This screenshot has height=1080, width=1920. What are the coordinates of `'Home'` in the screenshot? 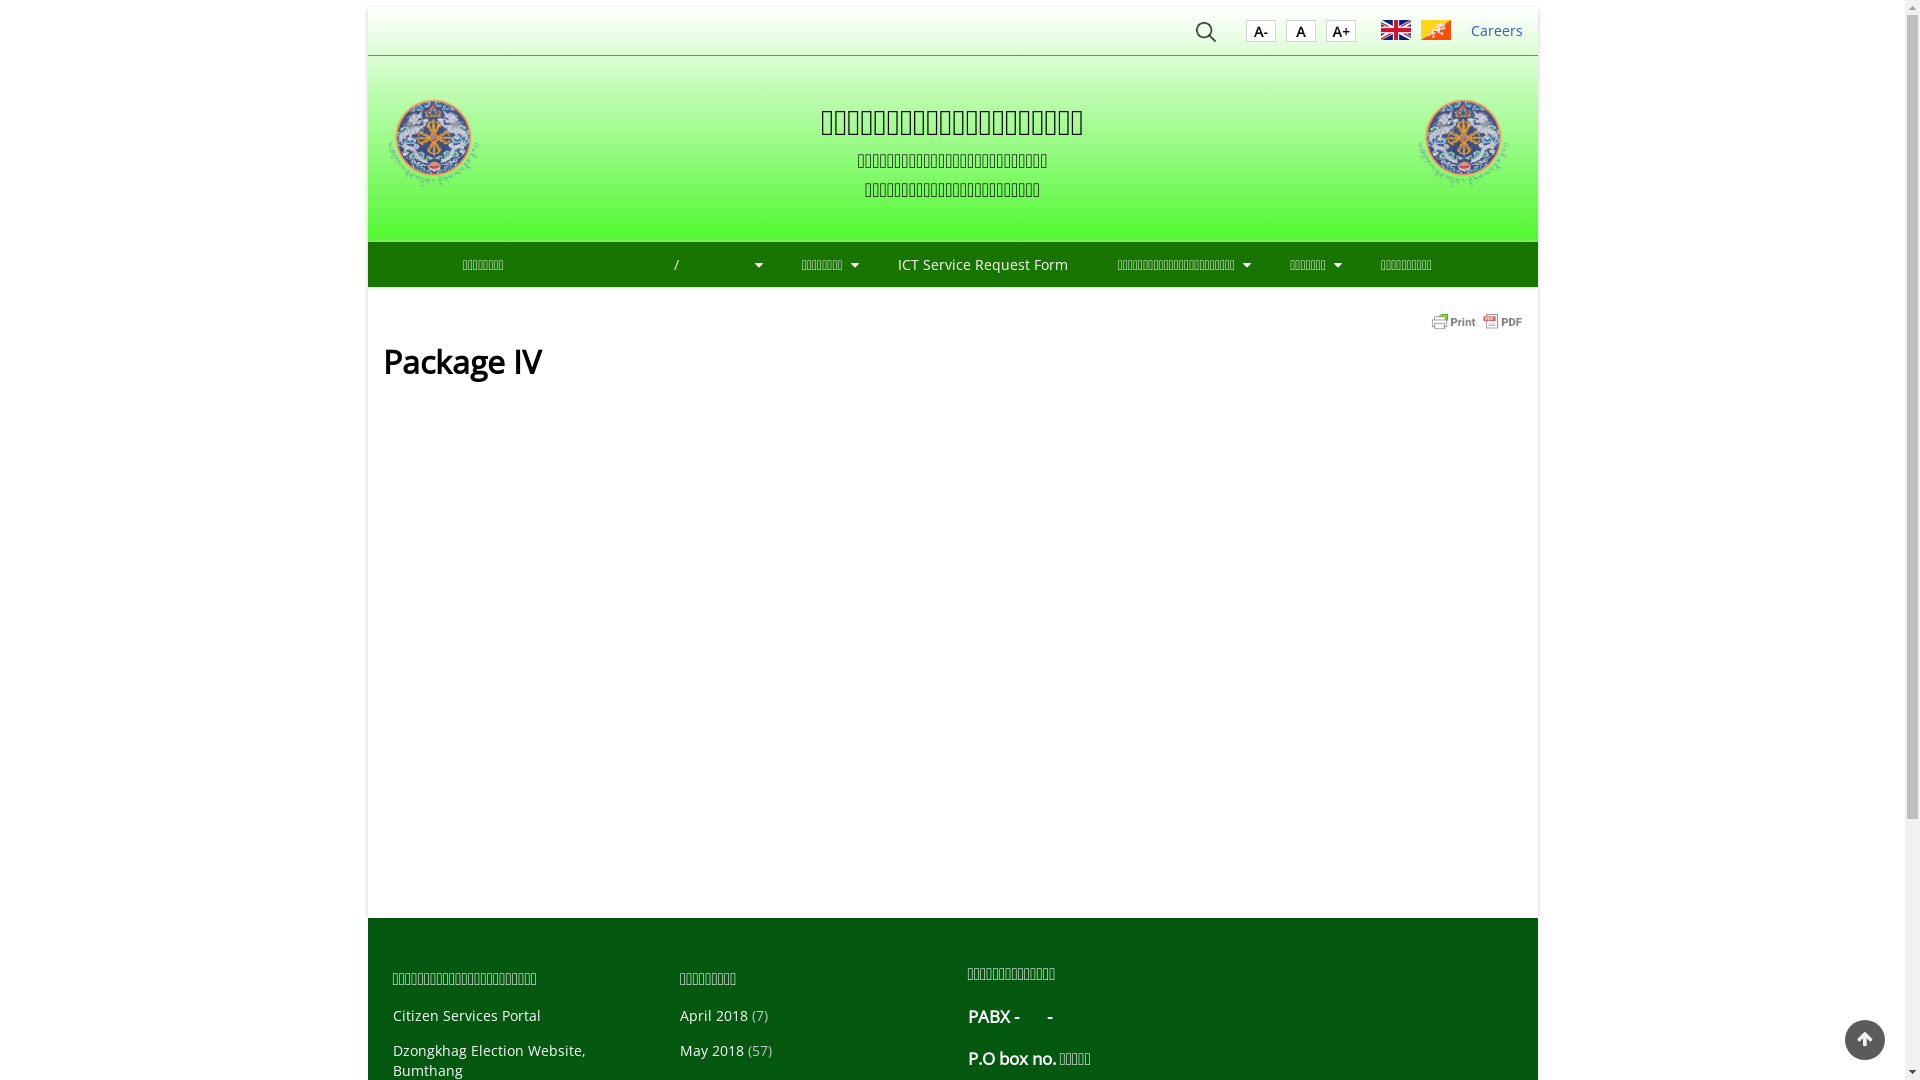 It's located at (1468, 148).